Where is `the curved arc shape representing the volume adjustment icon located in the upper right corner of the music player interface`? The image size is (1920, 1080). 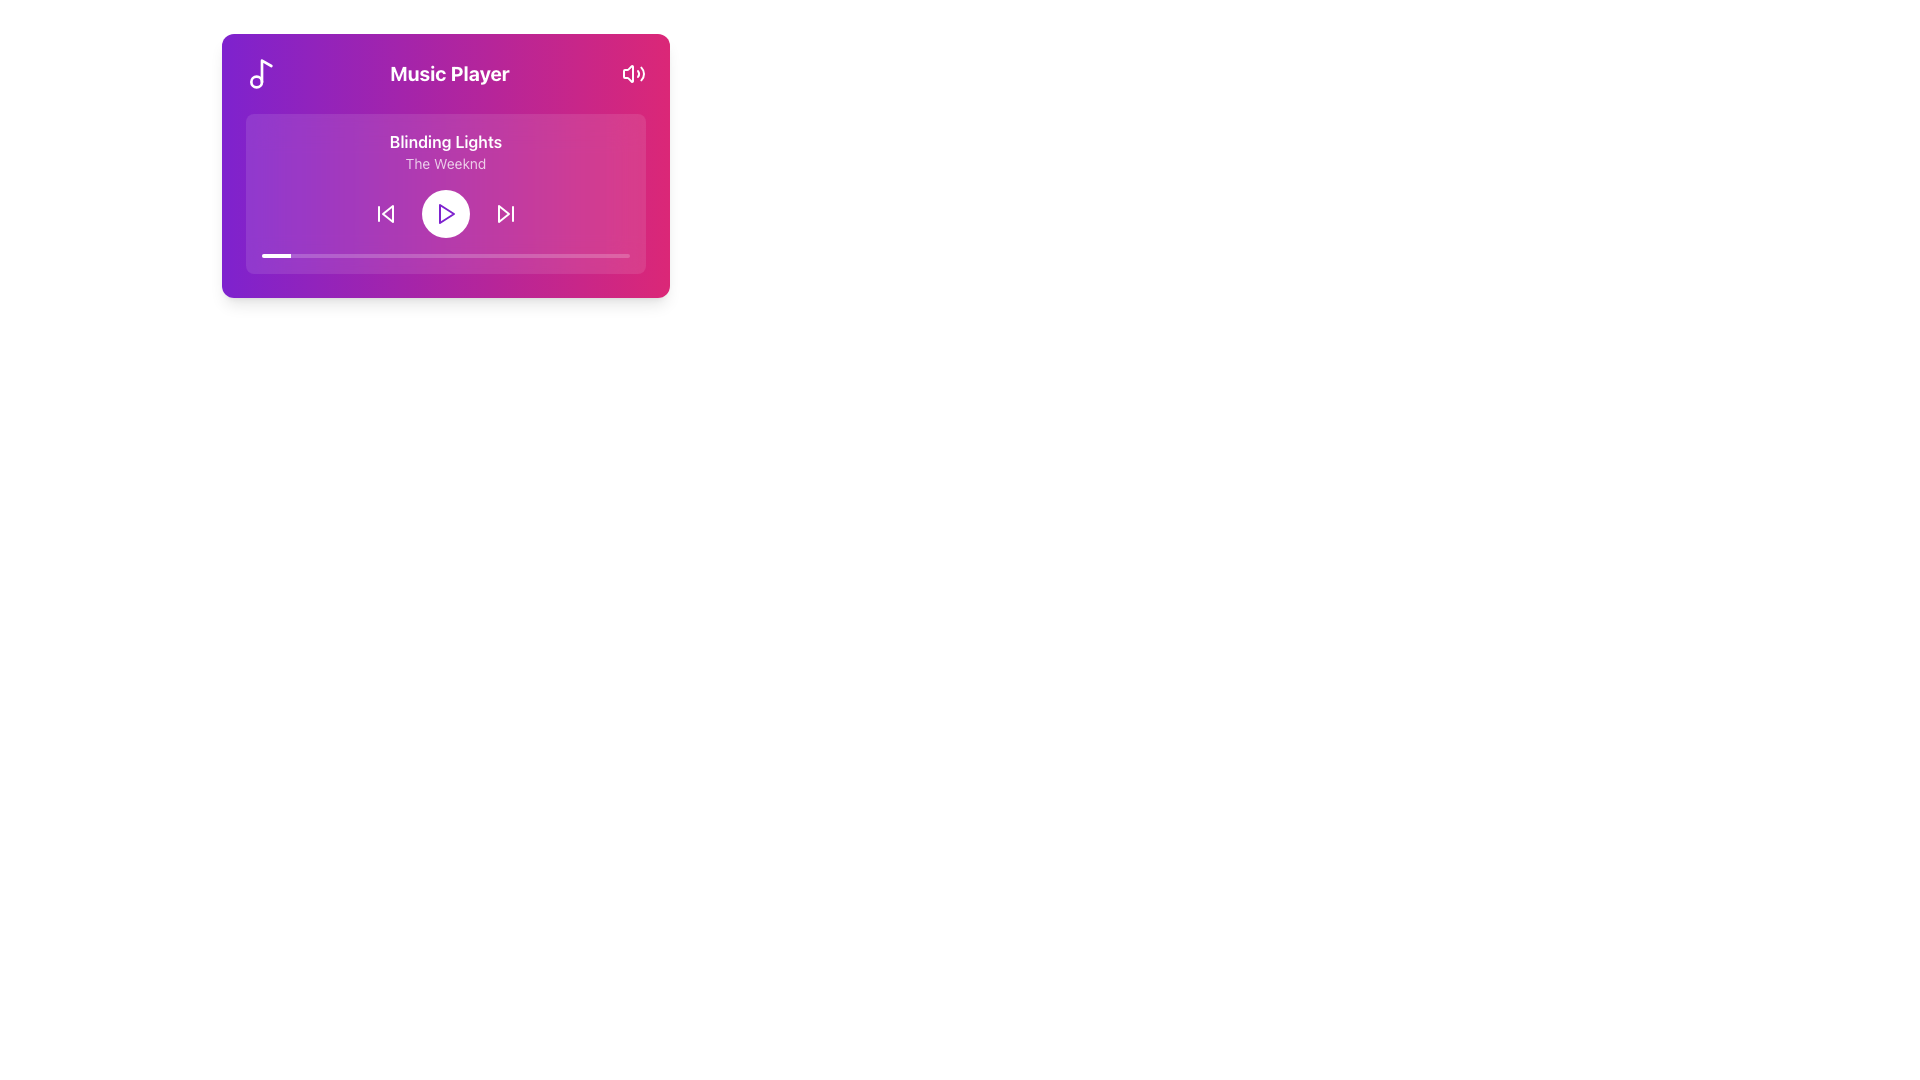
the curved arc shape representing the volume adjustment icon located in the upper right corner of the music player interface is located at coordinates (642, 72).